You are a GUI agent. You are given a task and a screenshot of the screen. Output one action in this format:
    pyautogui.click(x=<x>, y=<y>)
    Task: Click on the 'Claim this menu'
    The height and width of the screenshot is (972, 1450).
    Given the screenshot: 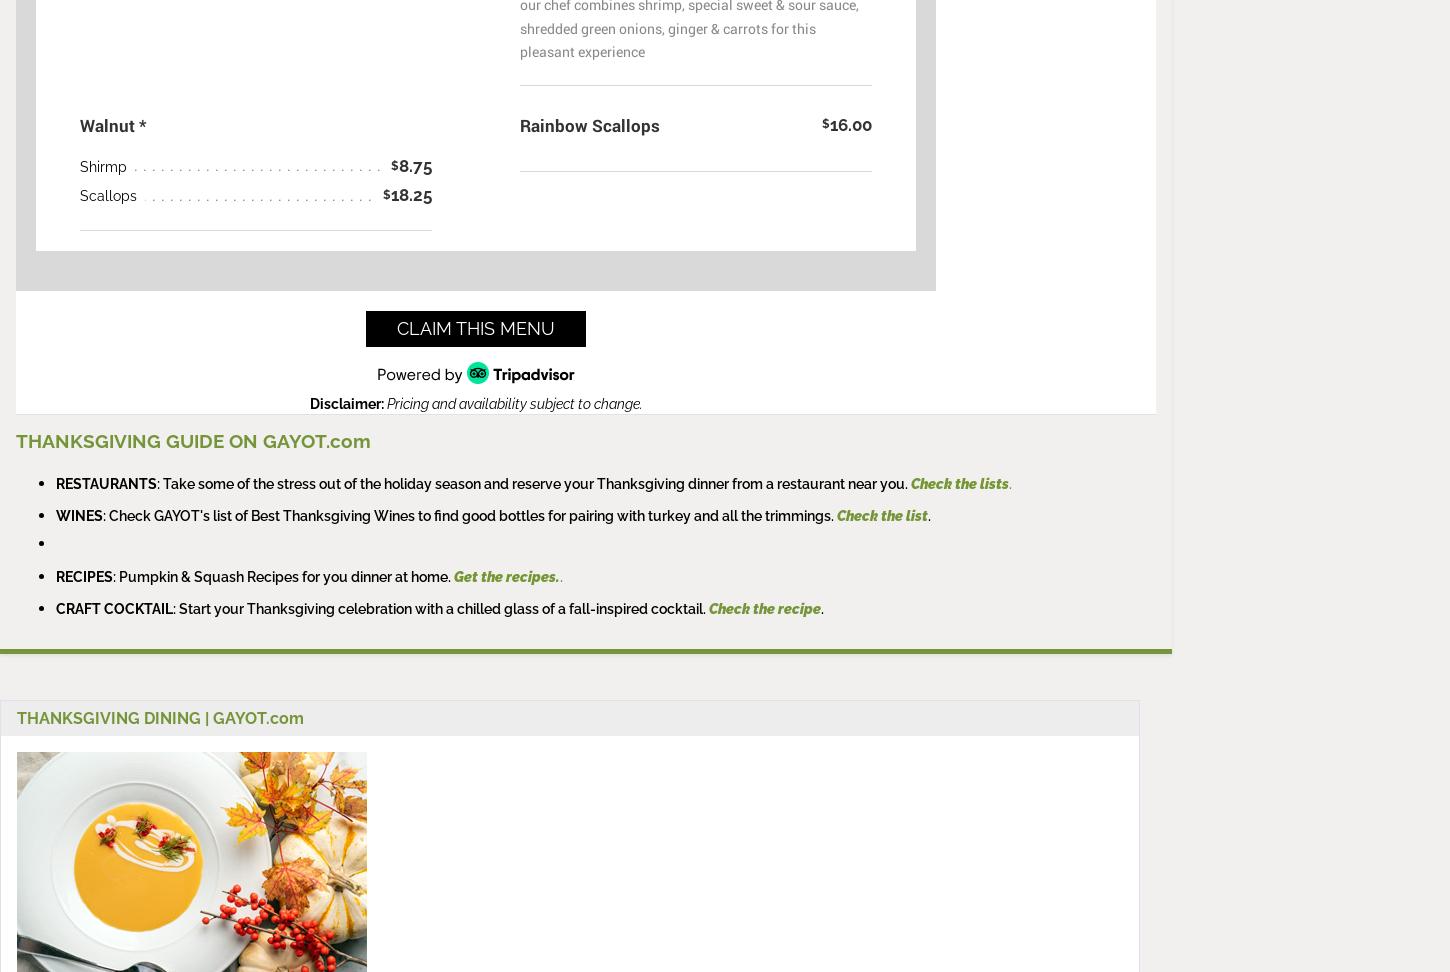 What is the action you would take?
    pyautogui.click(x=475, y=326)
    